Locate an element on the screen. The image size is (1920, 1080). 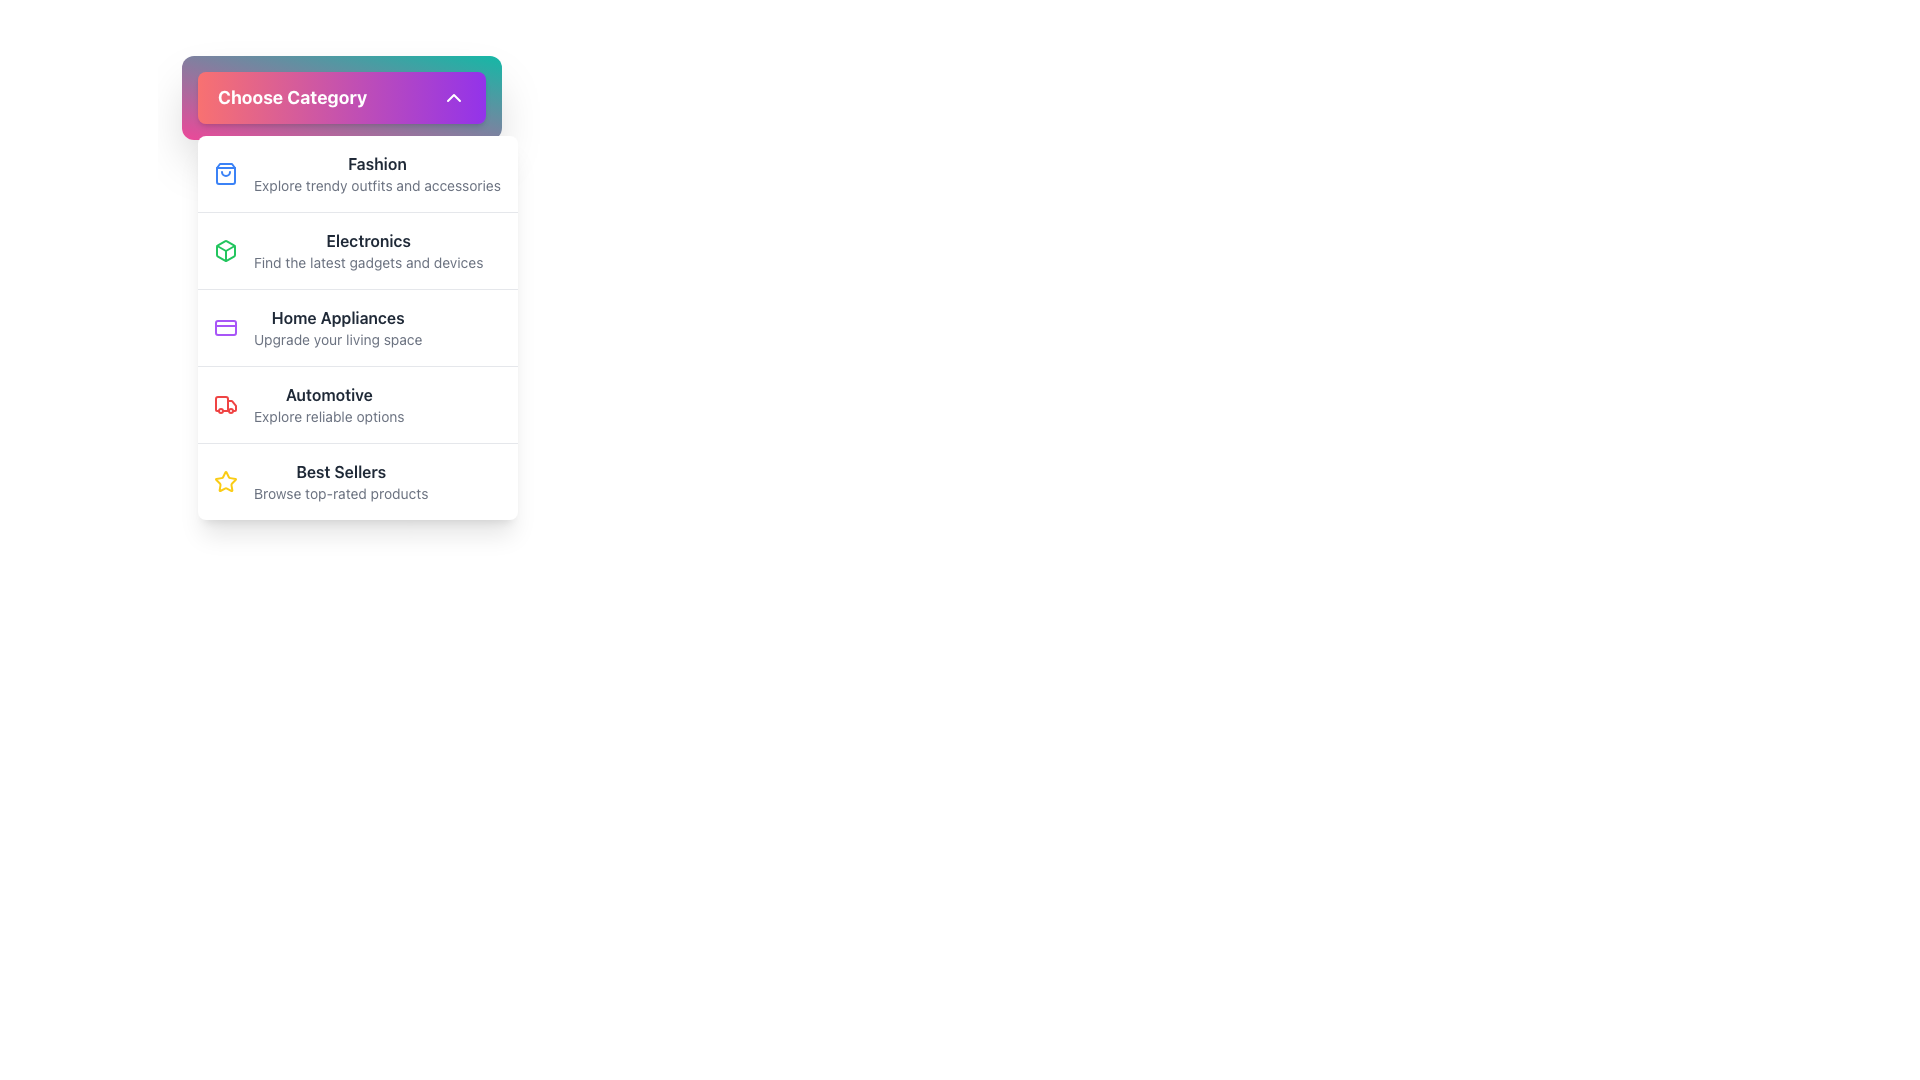
the text label indicating the 'Automotive' category in the menu card, which is positioned in the top half of the fourth entry of a vertical list is located at coordinates (329, 394).